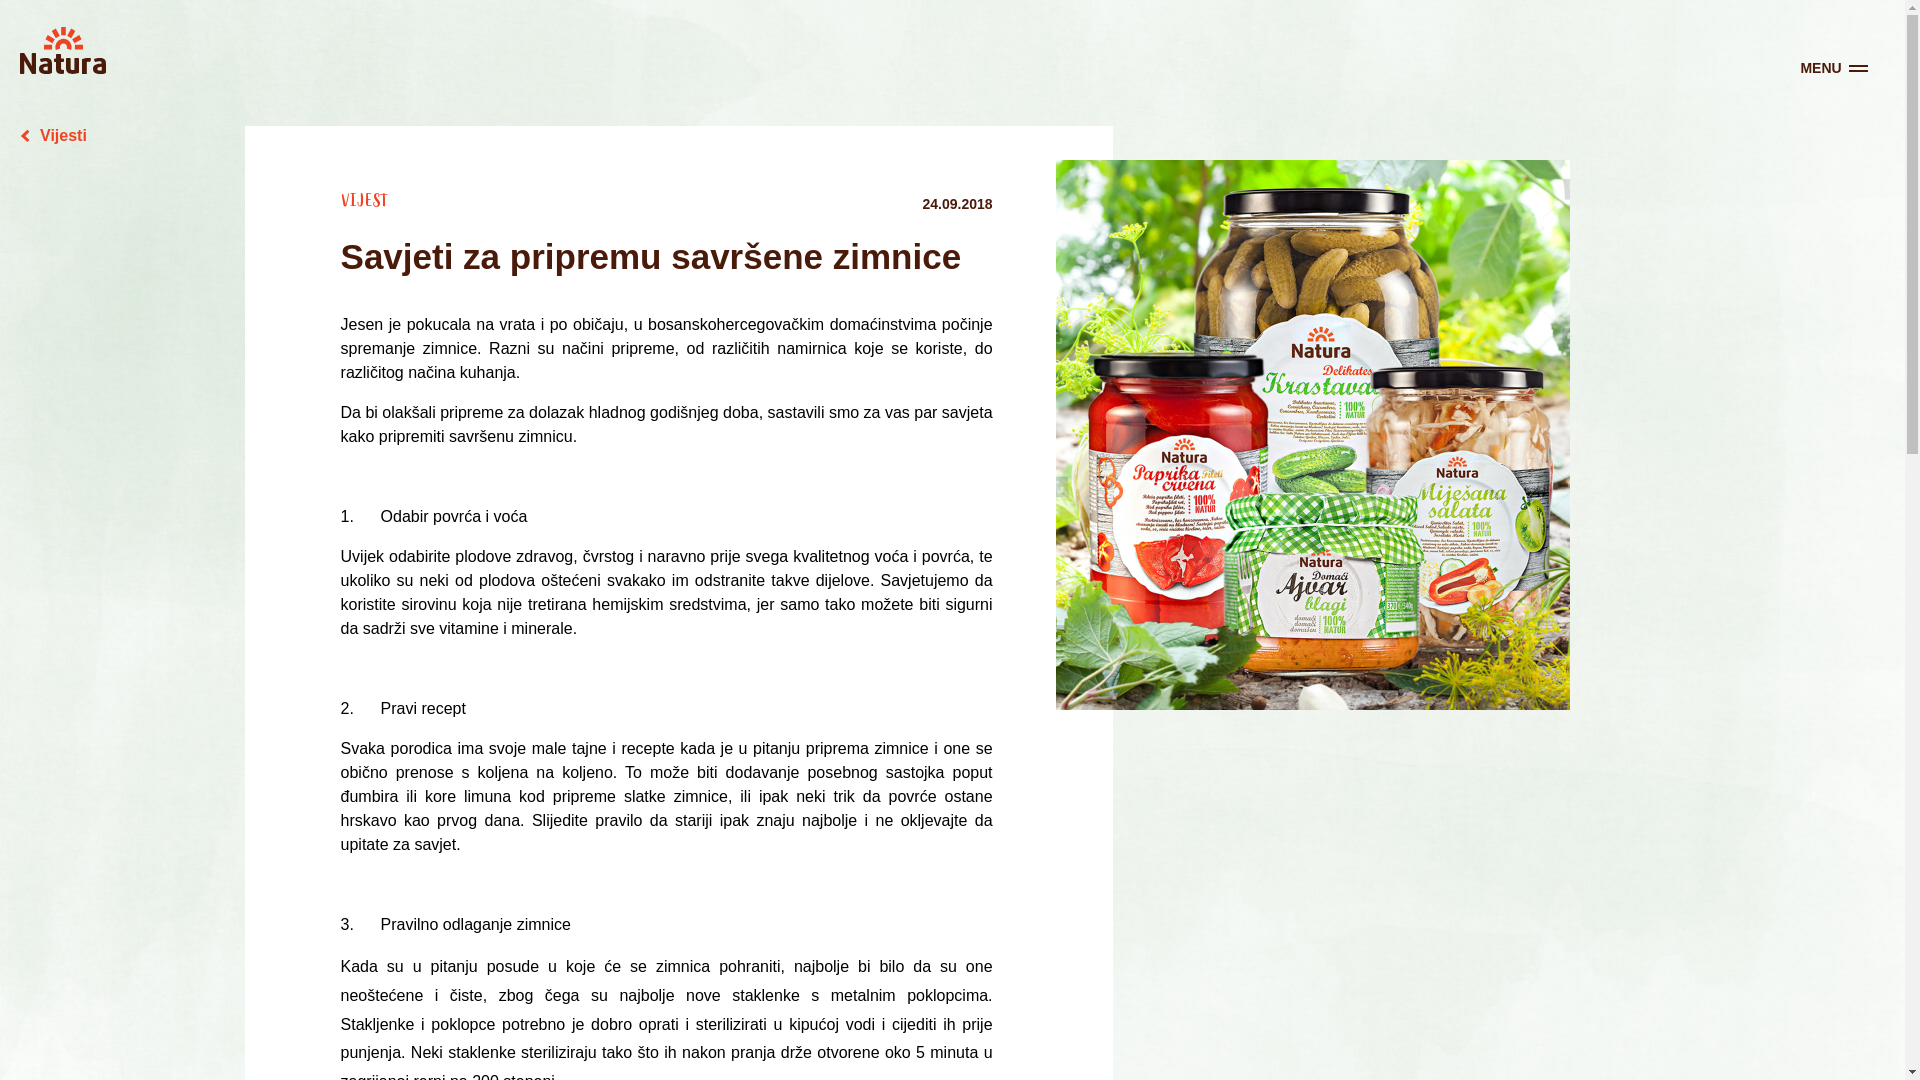 This screenshot has width=1920, height=1080. I want to click on 'Vijesti', so click(53, 135).